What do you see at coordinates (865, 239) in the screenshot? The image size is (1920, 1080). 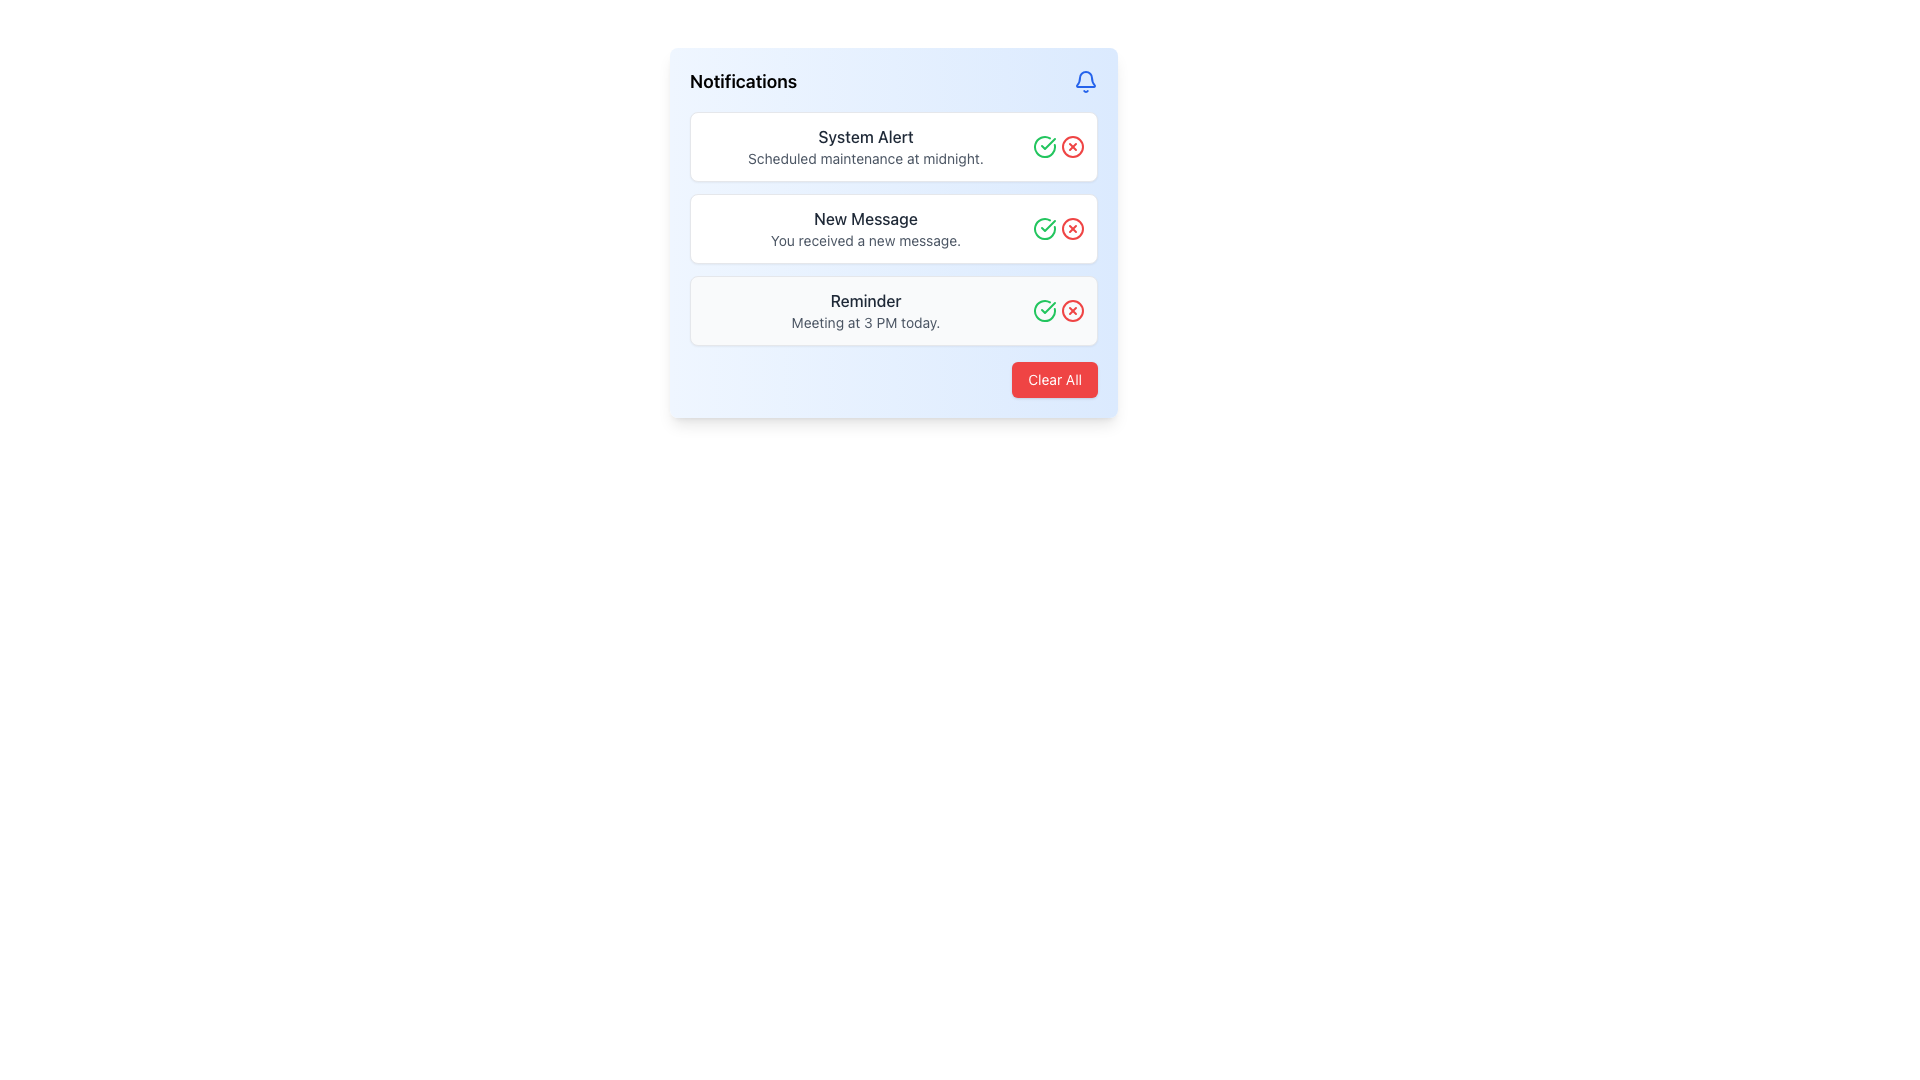 I see `the static text element displaying 'You received a new message.' which is positioned below the title 'New Message.'` at bounding box center [865, 239].